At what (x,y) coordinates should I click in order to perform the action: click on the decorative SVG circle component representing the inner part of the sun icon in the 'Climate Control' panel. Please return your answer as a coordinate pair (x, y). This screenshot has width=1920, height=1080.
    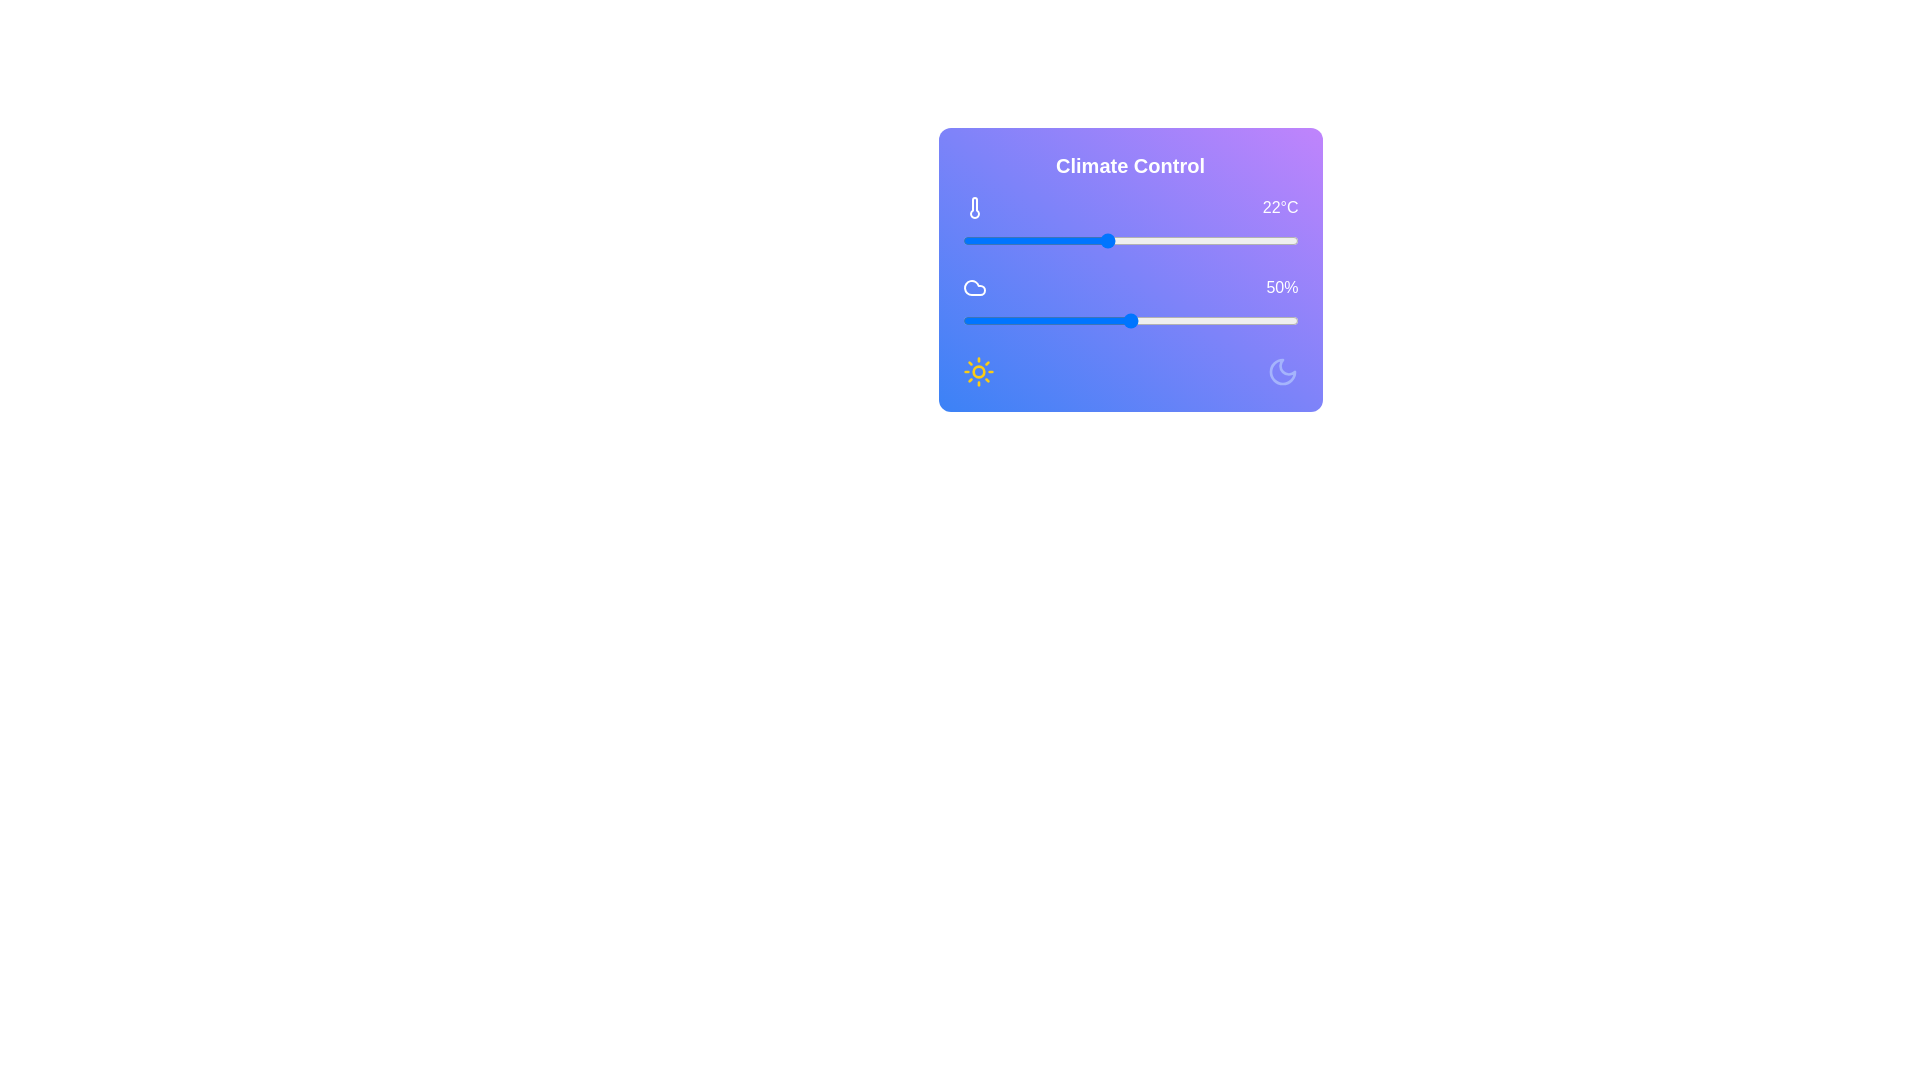
    Looking at the image, I should click on (978, 371).